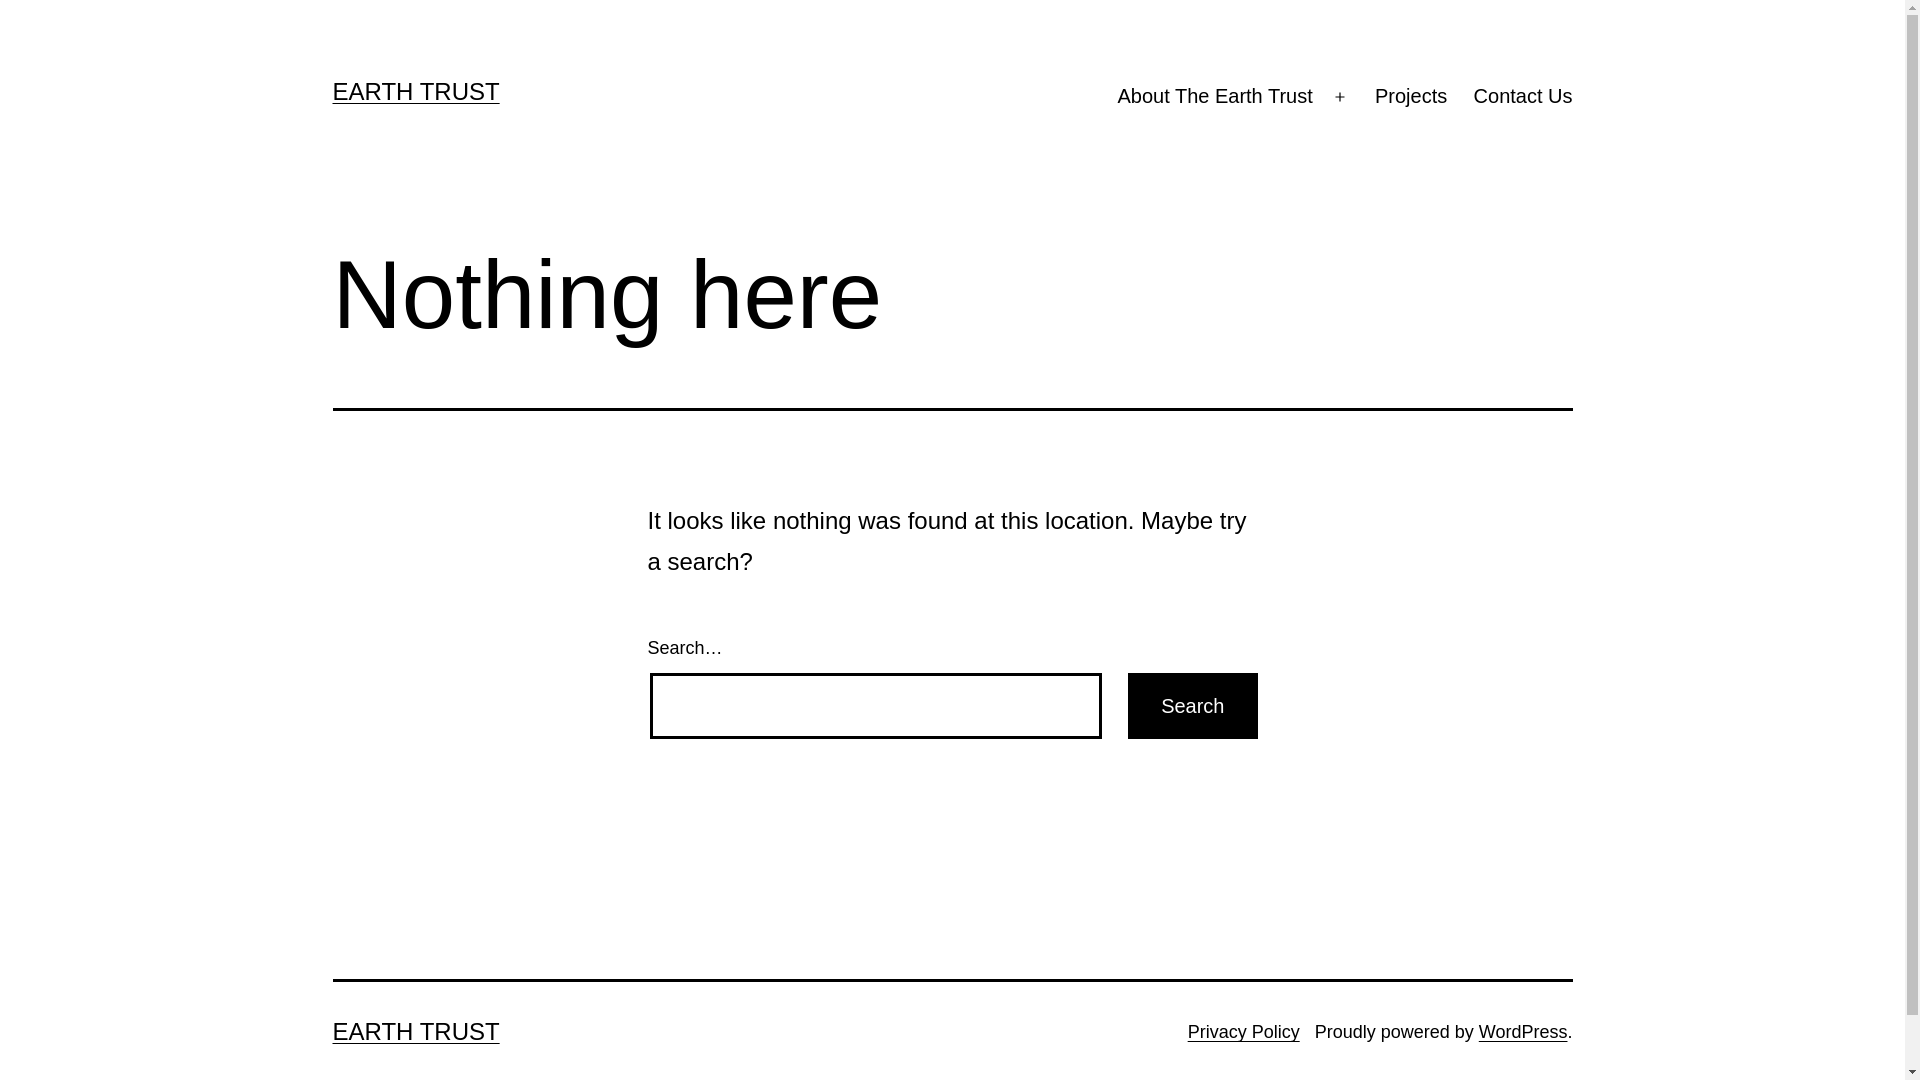 This screenshot has height=1080, width=1920. I want to click on 'Projects', so click(1410, 96).